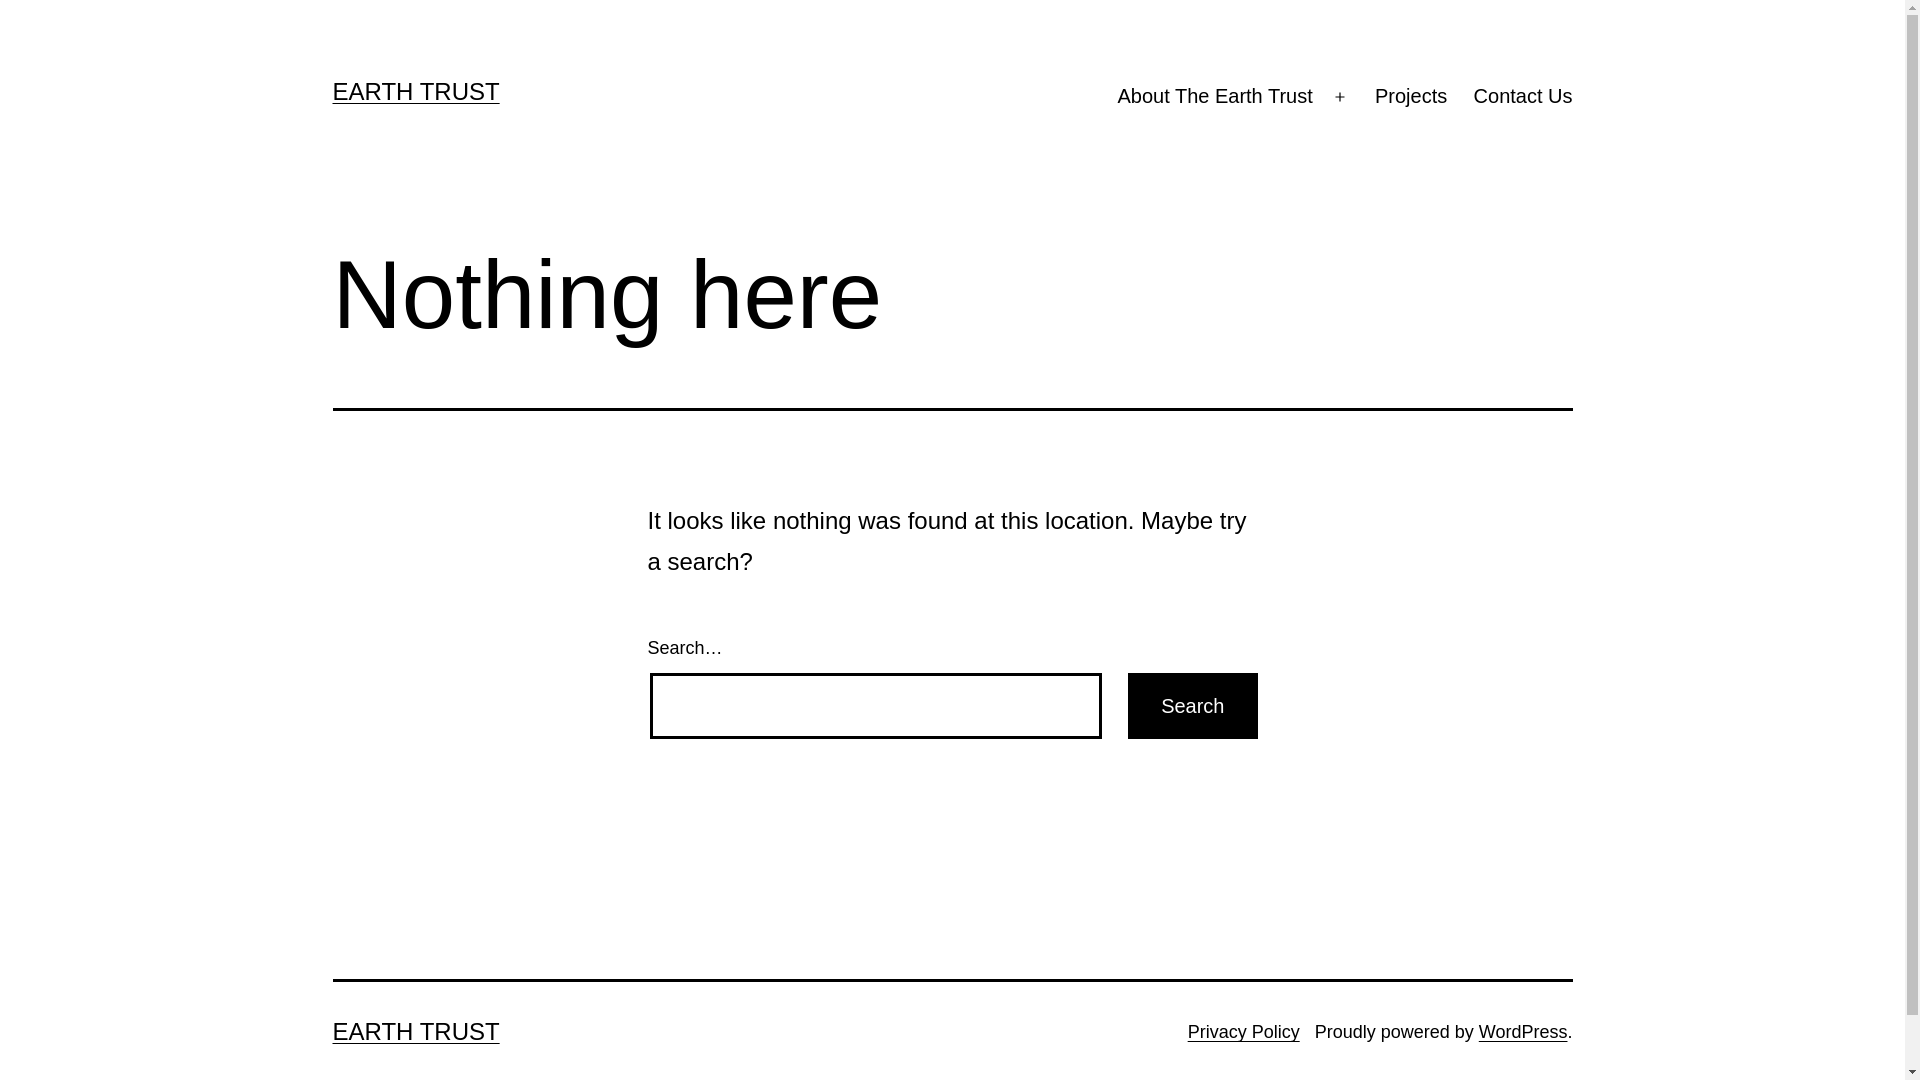 This screenshot has height=1080, width=1920. I want to click on 'Projects', so click(1410, 96).